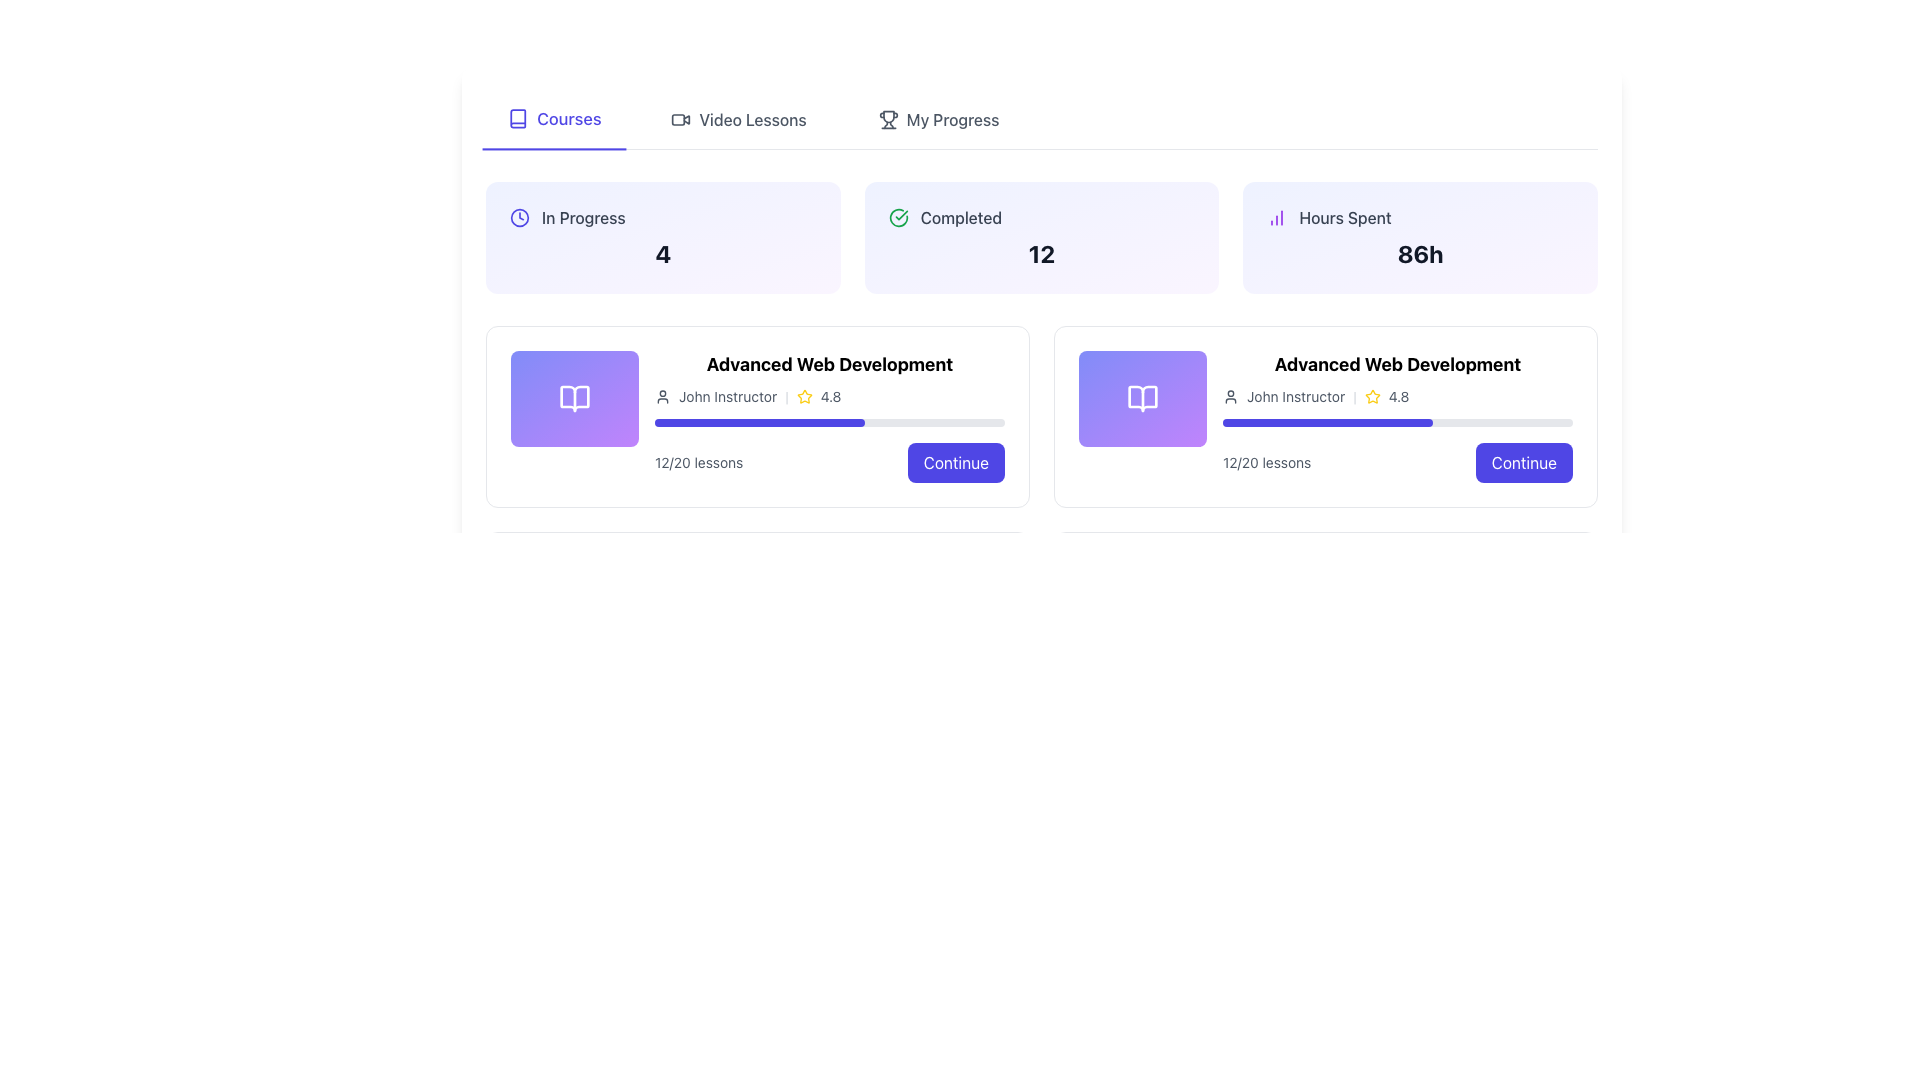 The width and height of the screenshot is (1920, 1080). I want to click on the third navigation button in the header bar, which allows the user, so click(938, 119).